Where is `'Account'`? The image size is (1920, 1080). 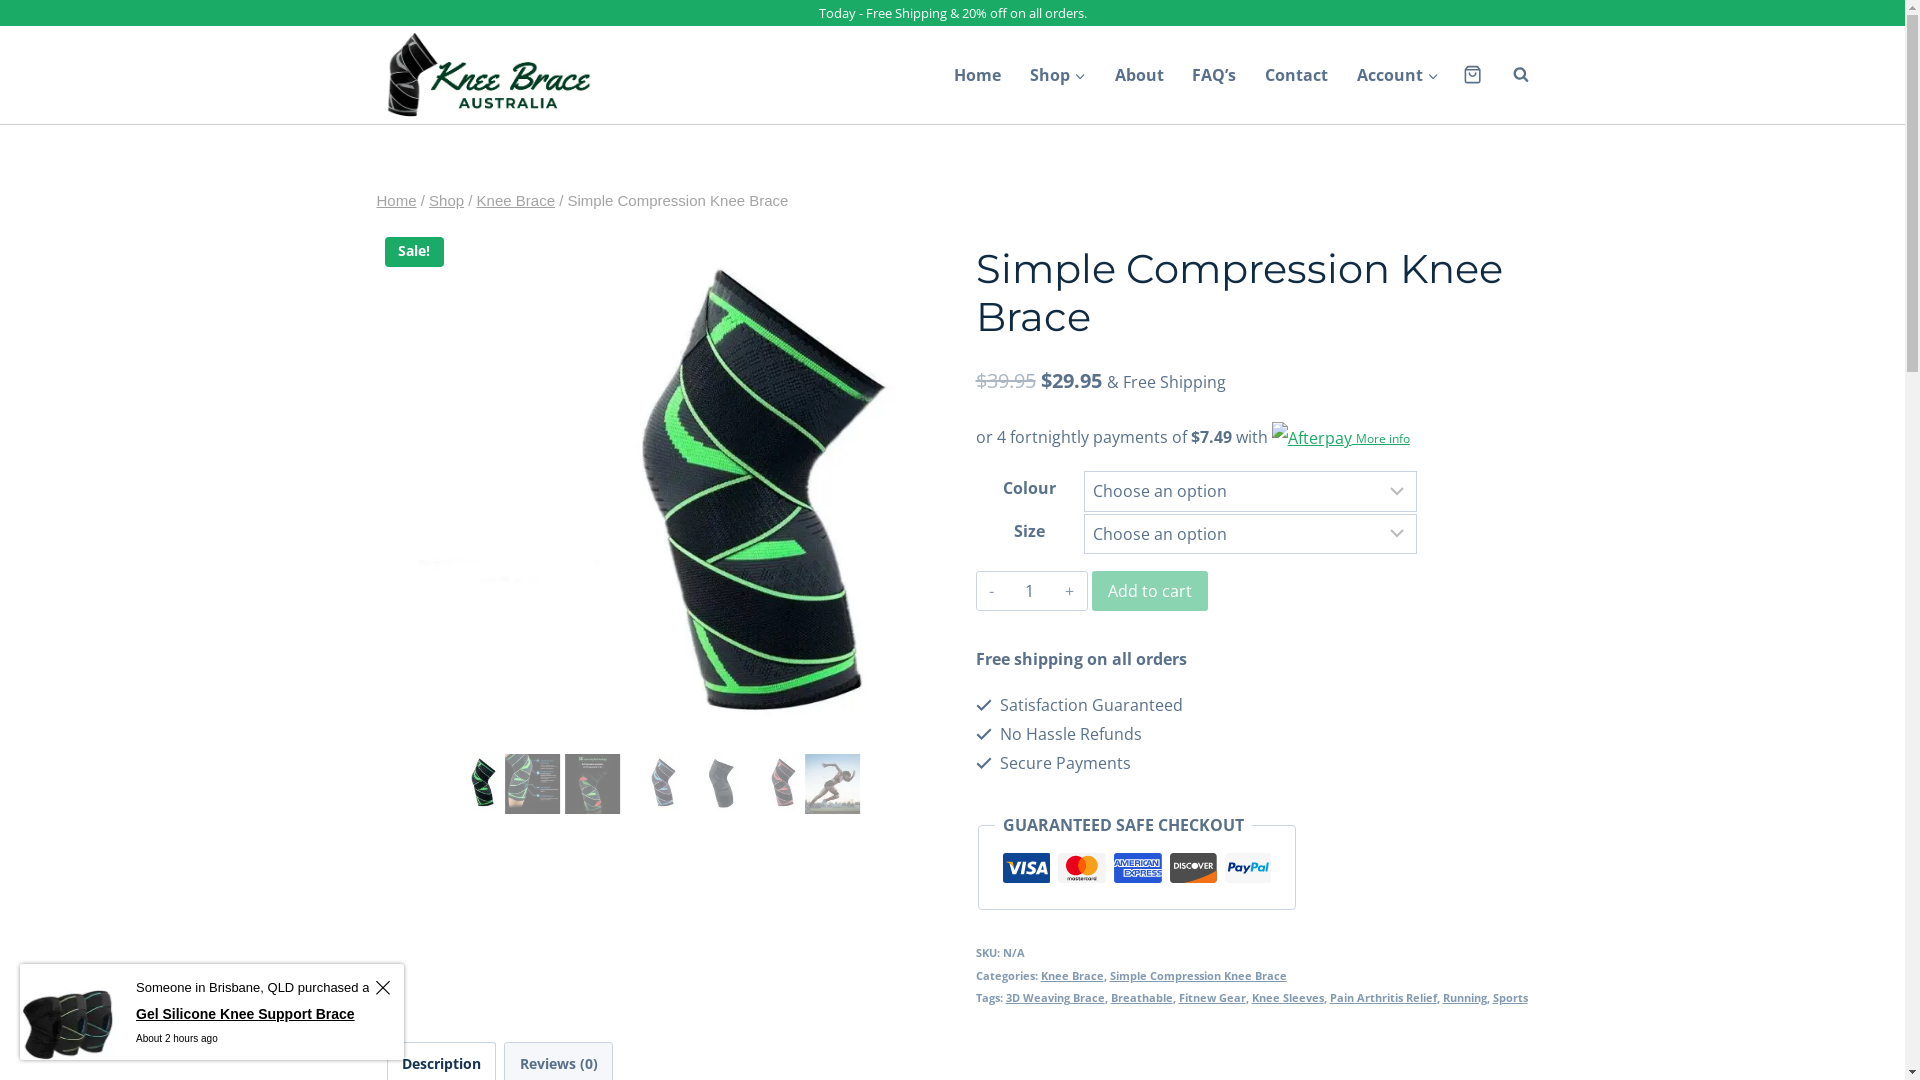
'Account' is located at coordinates (1397, 73).